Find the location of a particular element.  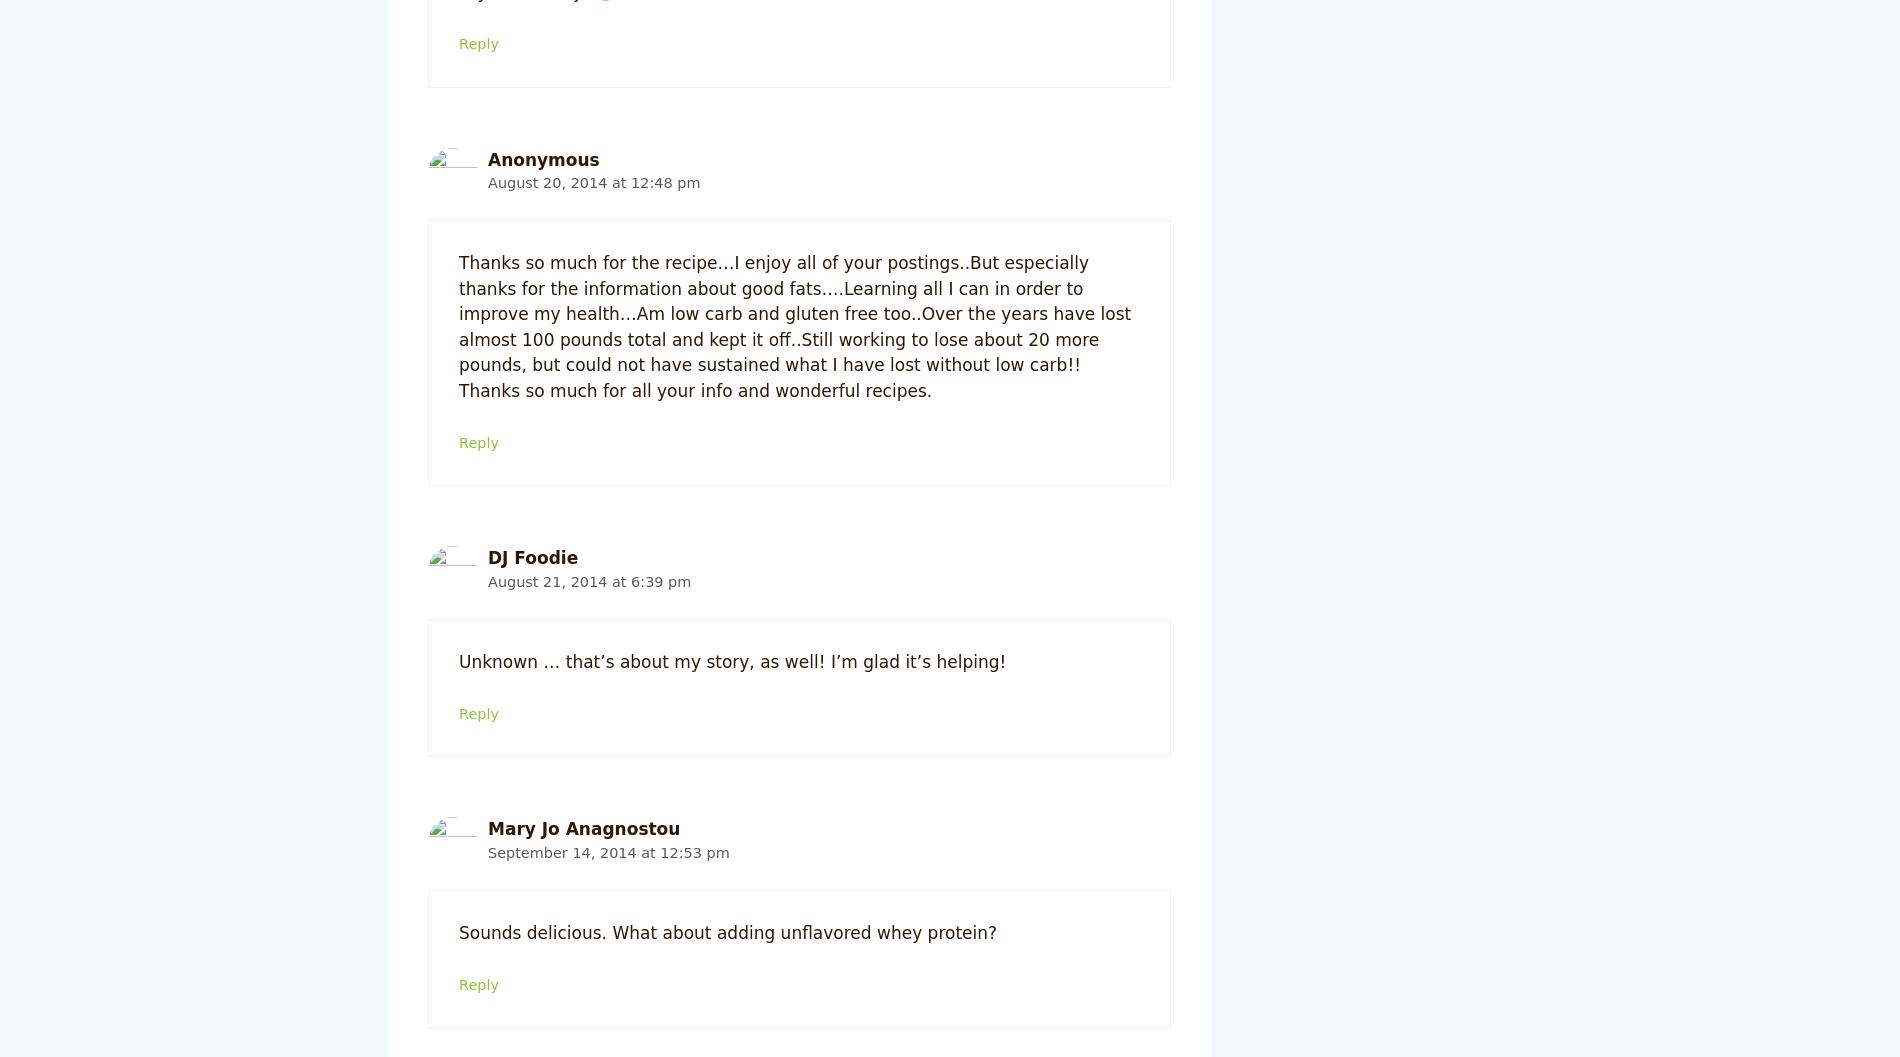

'Anonymous' is located at coordinates (543, 158).